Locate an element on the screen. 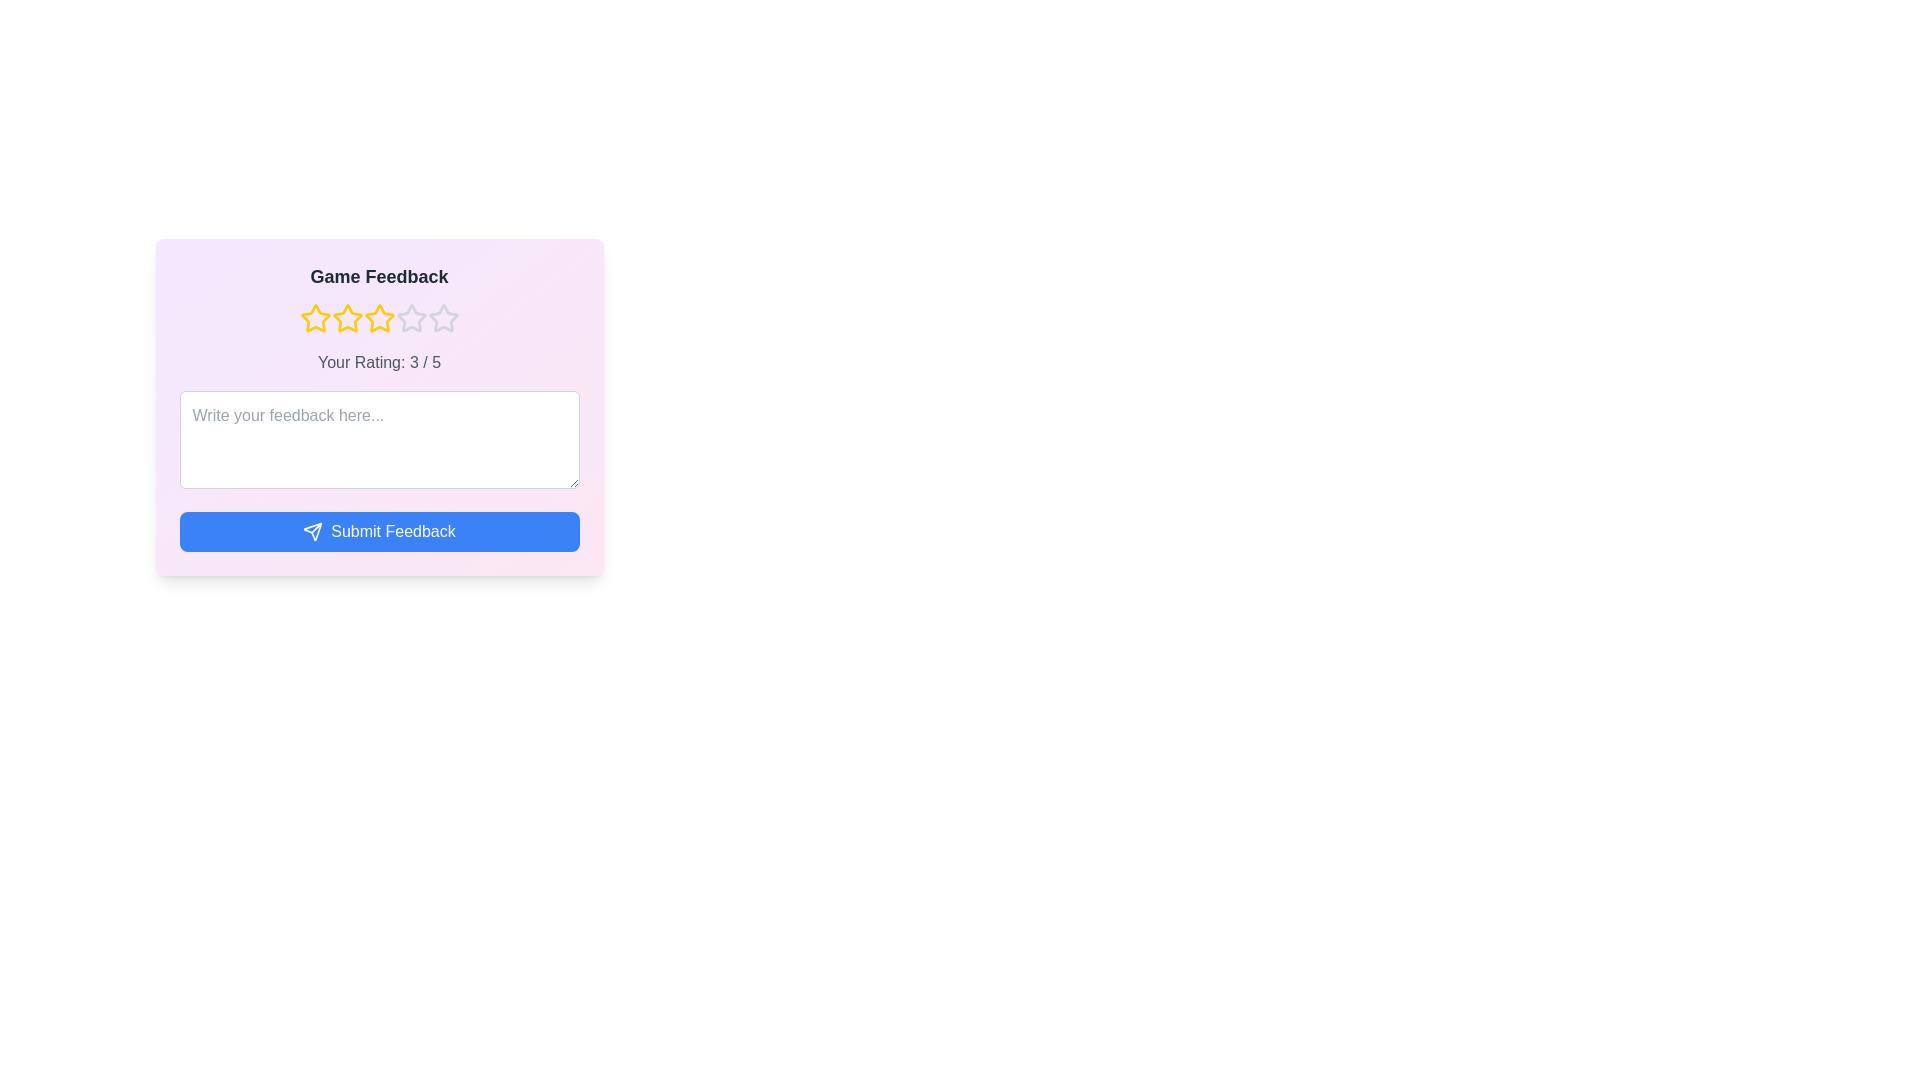 Image resolution: width=1920 pixels, height=1080 pixels. the rating to 1 stars by clicking on the corresponding star is located at coordinates (314, 318).